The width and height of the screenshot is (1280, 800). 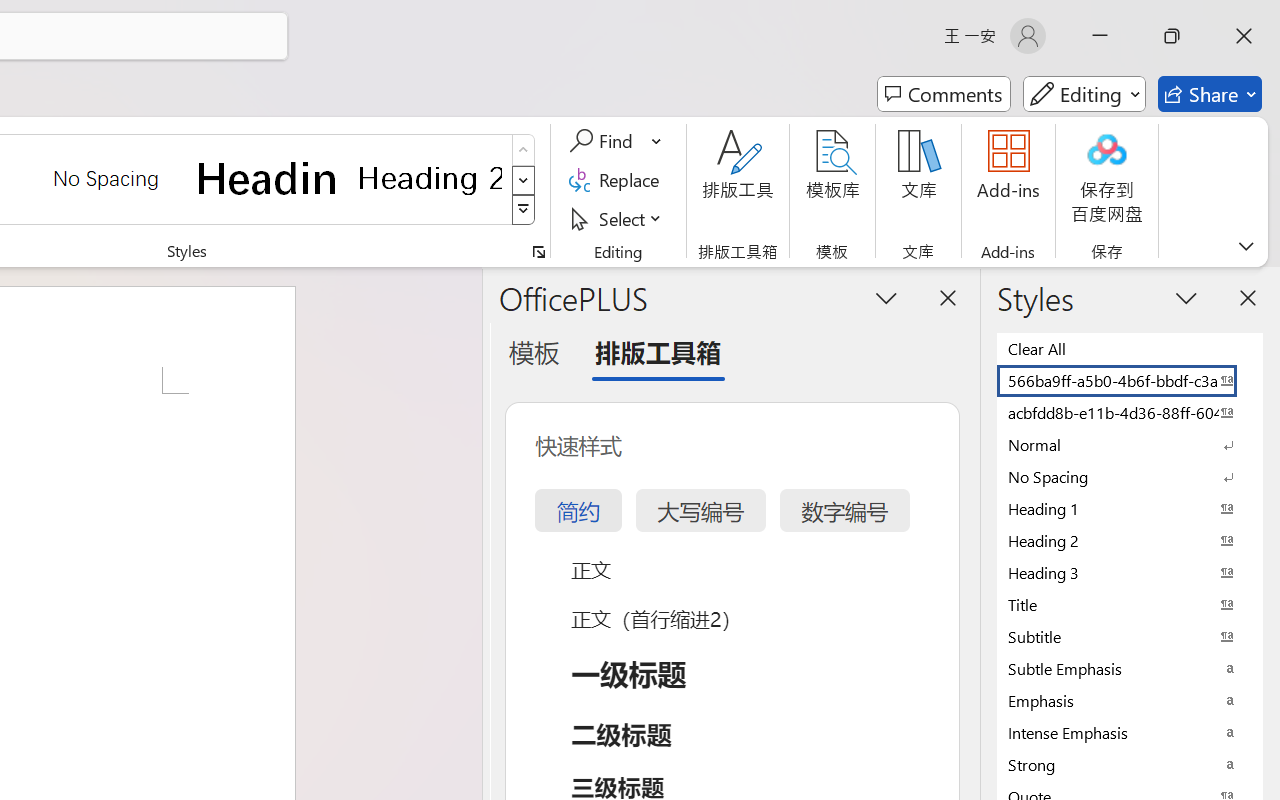 I want to click on 'Close', so click(x=1243, y=35).